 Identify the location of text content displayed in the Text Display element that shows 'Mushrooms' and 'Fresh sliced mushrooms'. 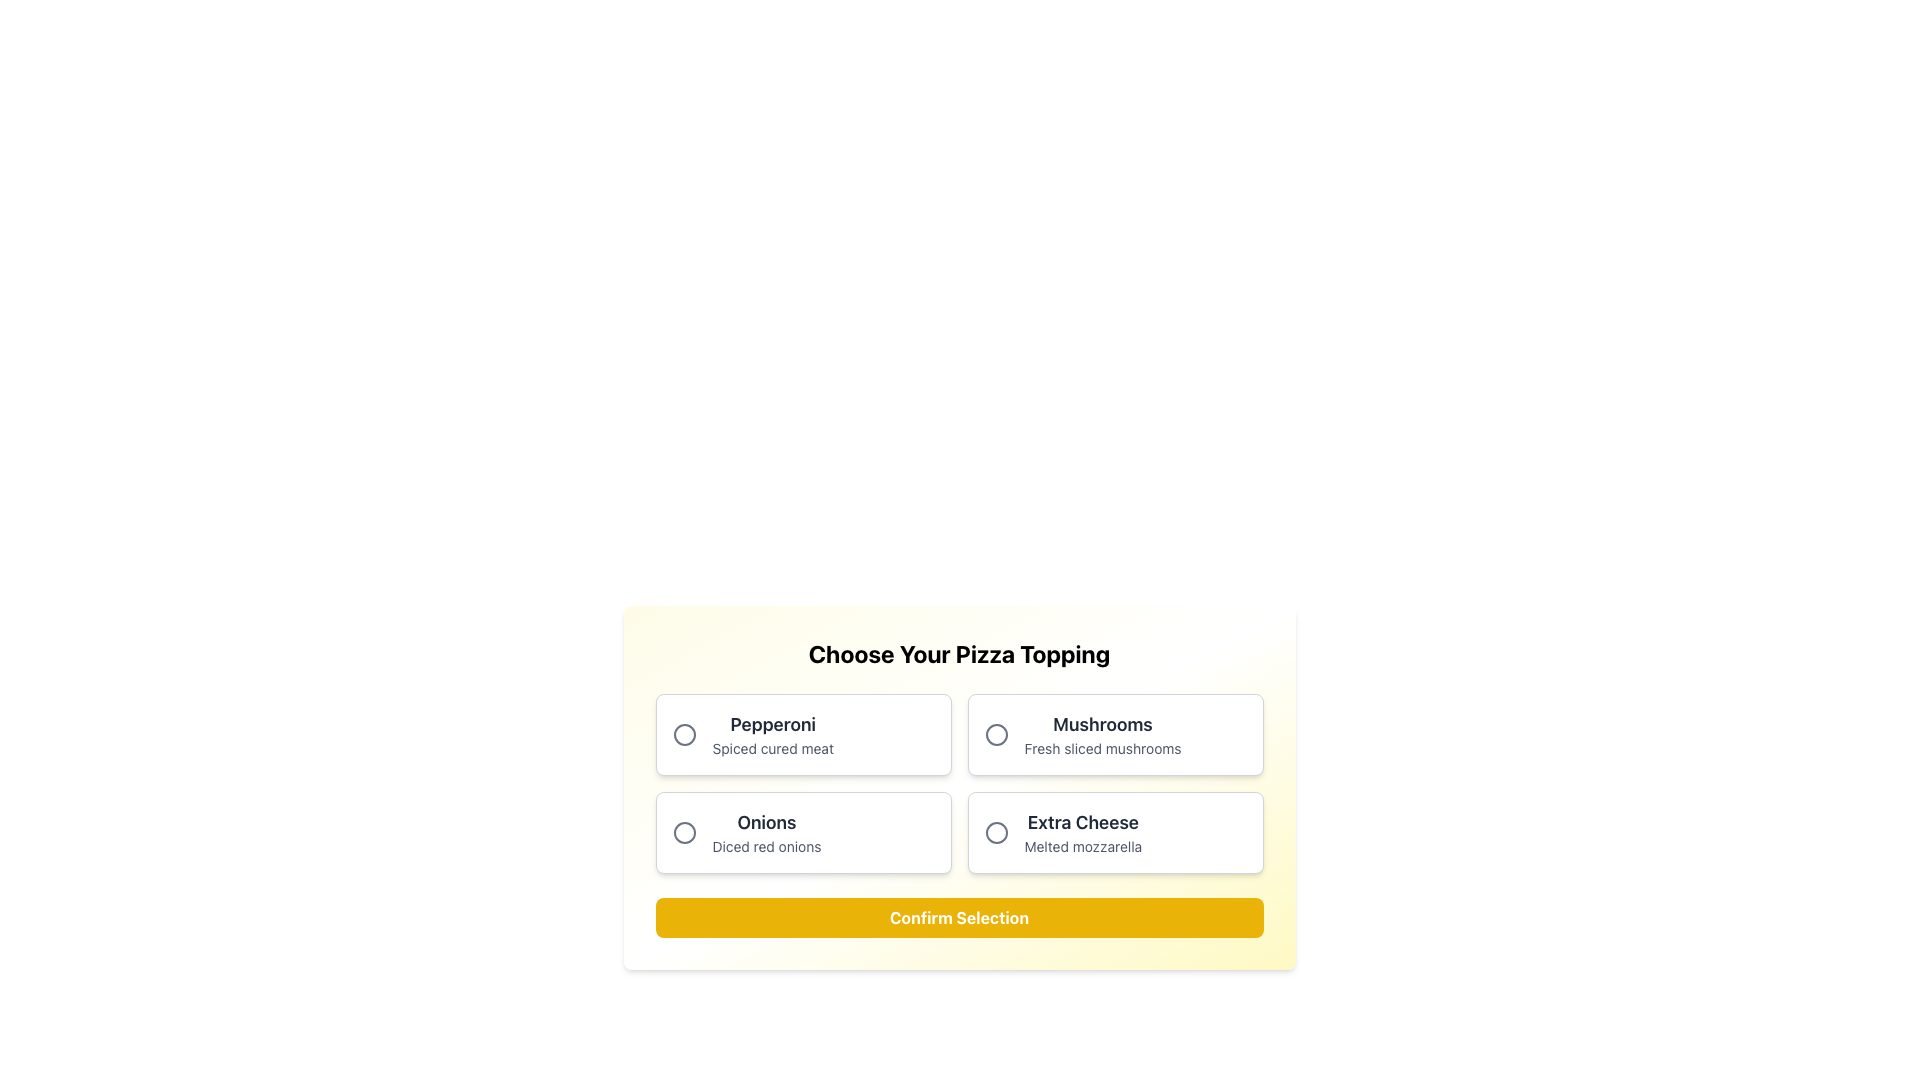
(1102, 735).